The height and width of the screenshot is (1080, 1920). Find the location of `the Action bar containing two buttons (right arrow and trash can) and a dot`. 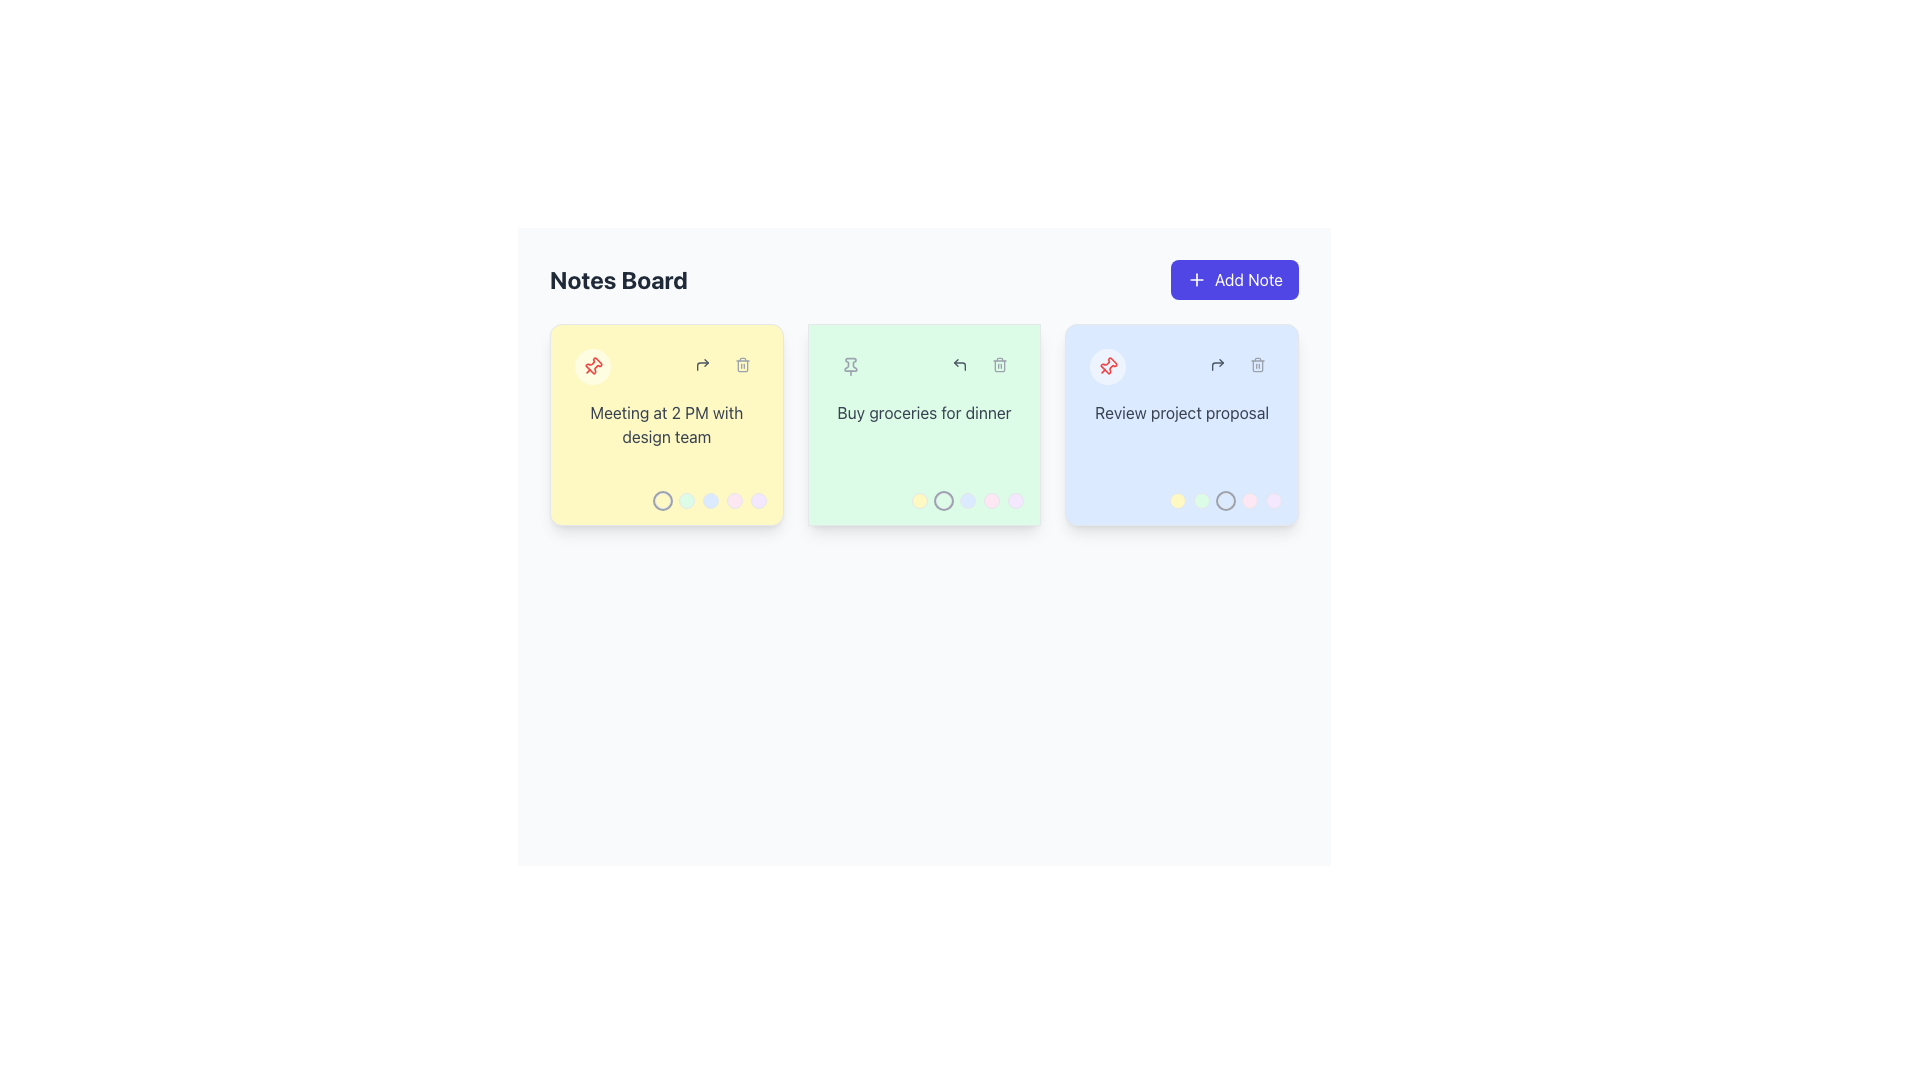

the Action bar containing two buttons (right arrow and trash can) and a dot is located at coordinates (1237, 365).